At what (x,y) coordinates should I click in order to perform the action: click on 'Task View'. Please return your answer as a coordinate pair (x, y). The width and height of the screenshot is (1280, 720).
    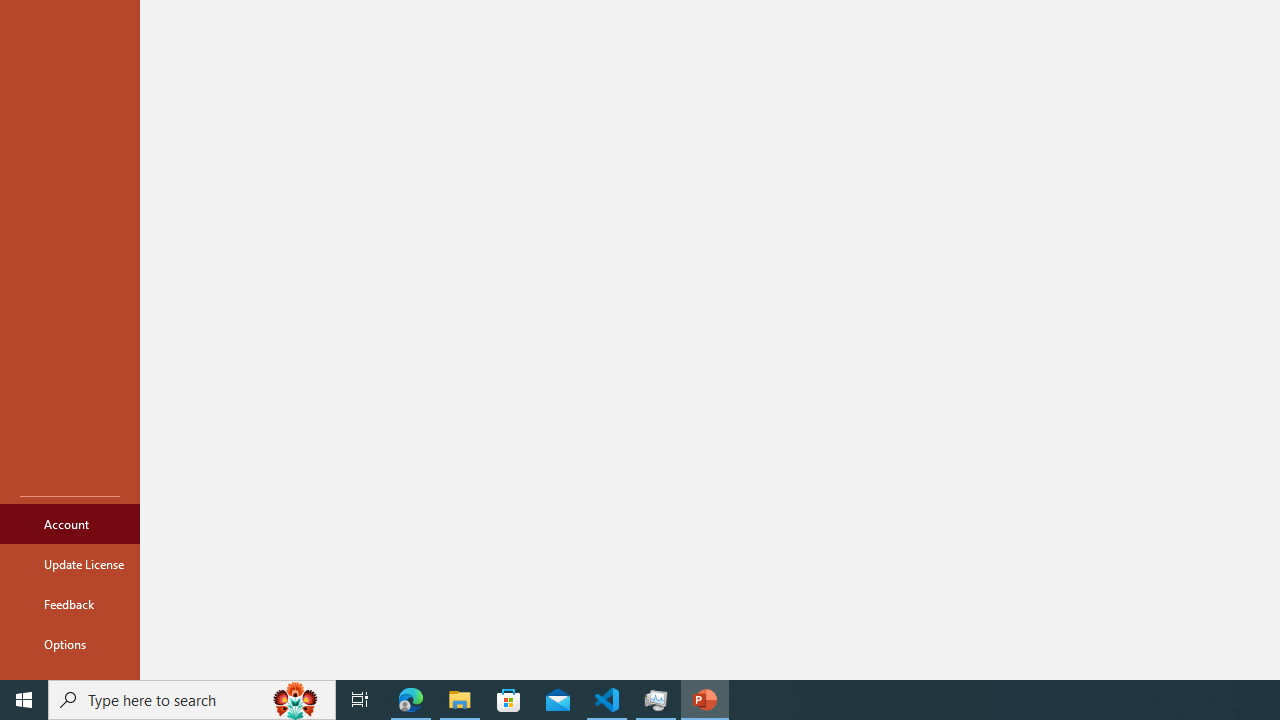
    Looking at the image, I should click on (359, 698).